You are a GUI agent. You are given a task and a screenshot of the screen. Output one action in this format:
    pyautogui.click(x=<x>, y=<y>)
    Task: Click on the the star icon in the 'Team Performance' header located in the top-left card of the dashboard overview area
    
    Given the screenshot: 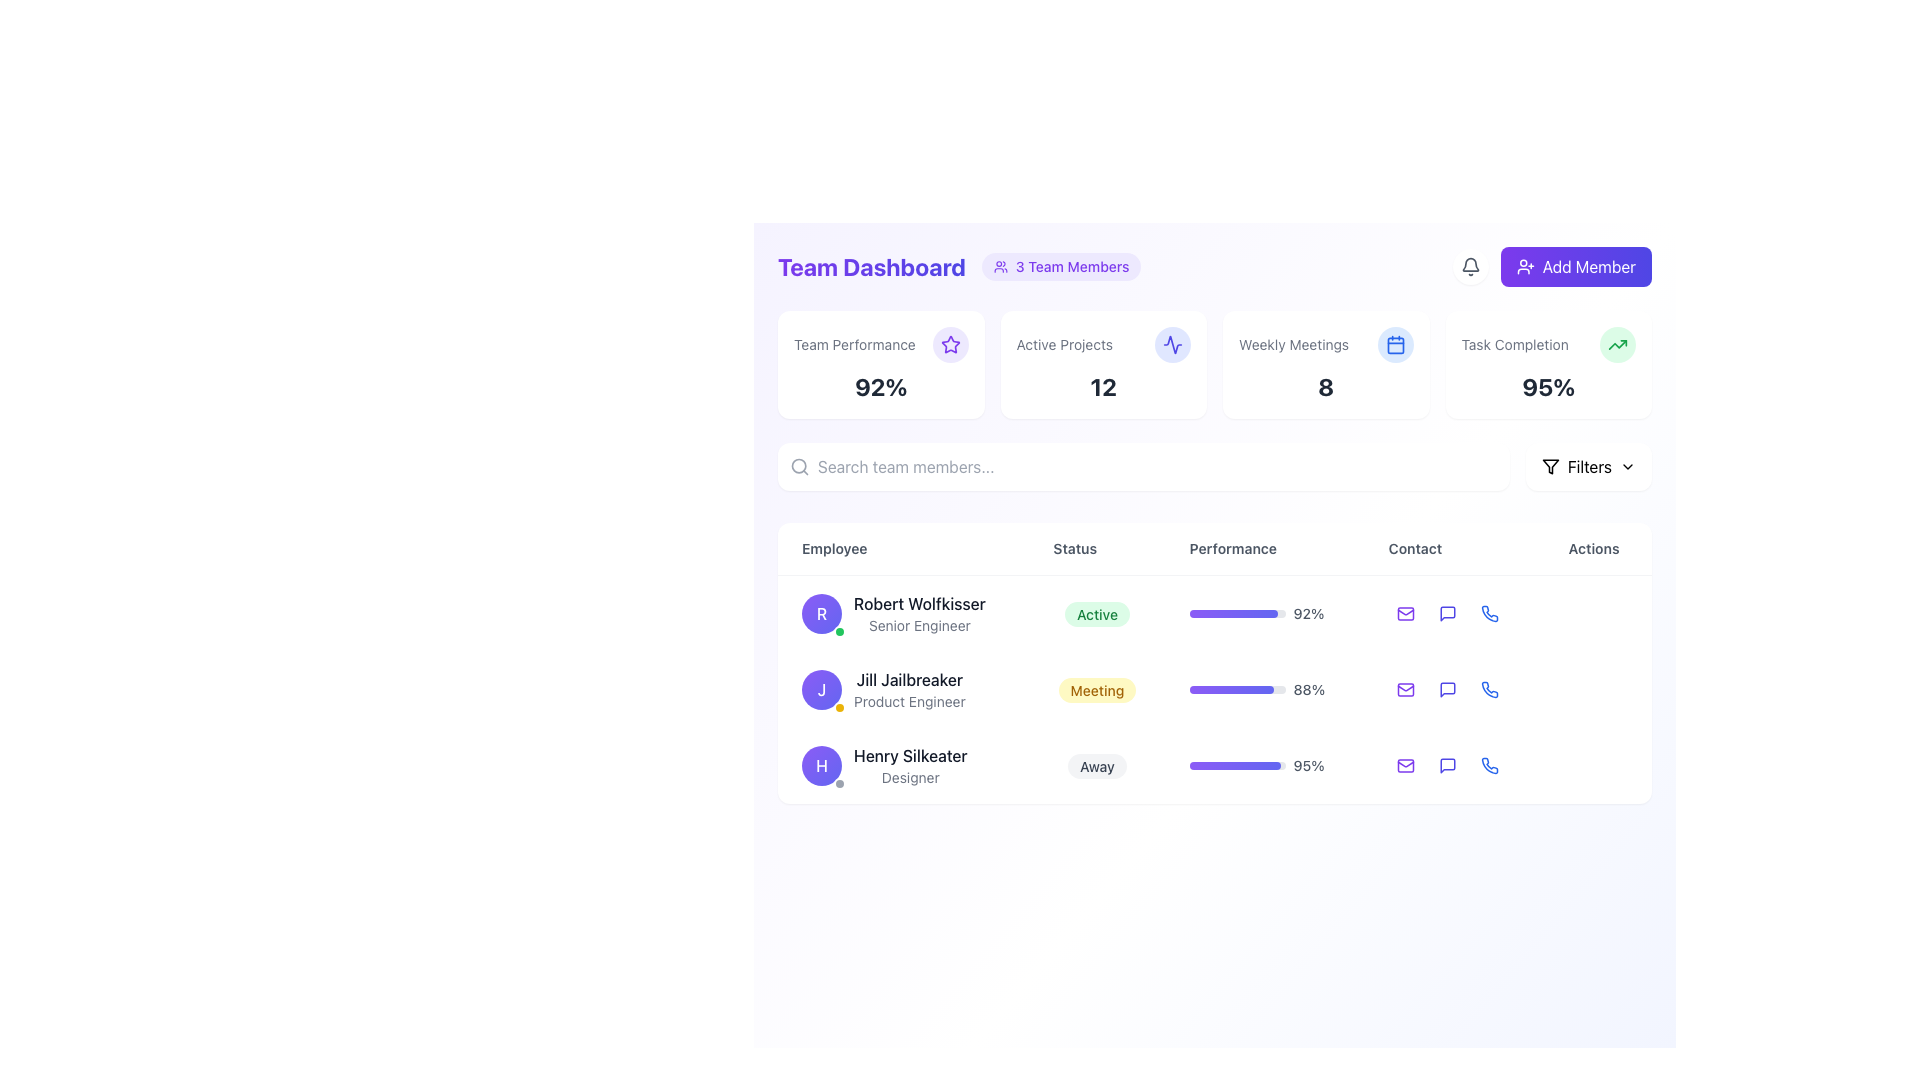 What is the action you would take?
    pyautogui.click(x=880, y=343)
    